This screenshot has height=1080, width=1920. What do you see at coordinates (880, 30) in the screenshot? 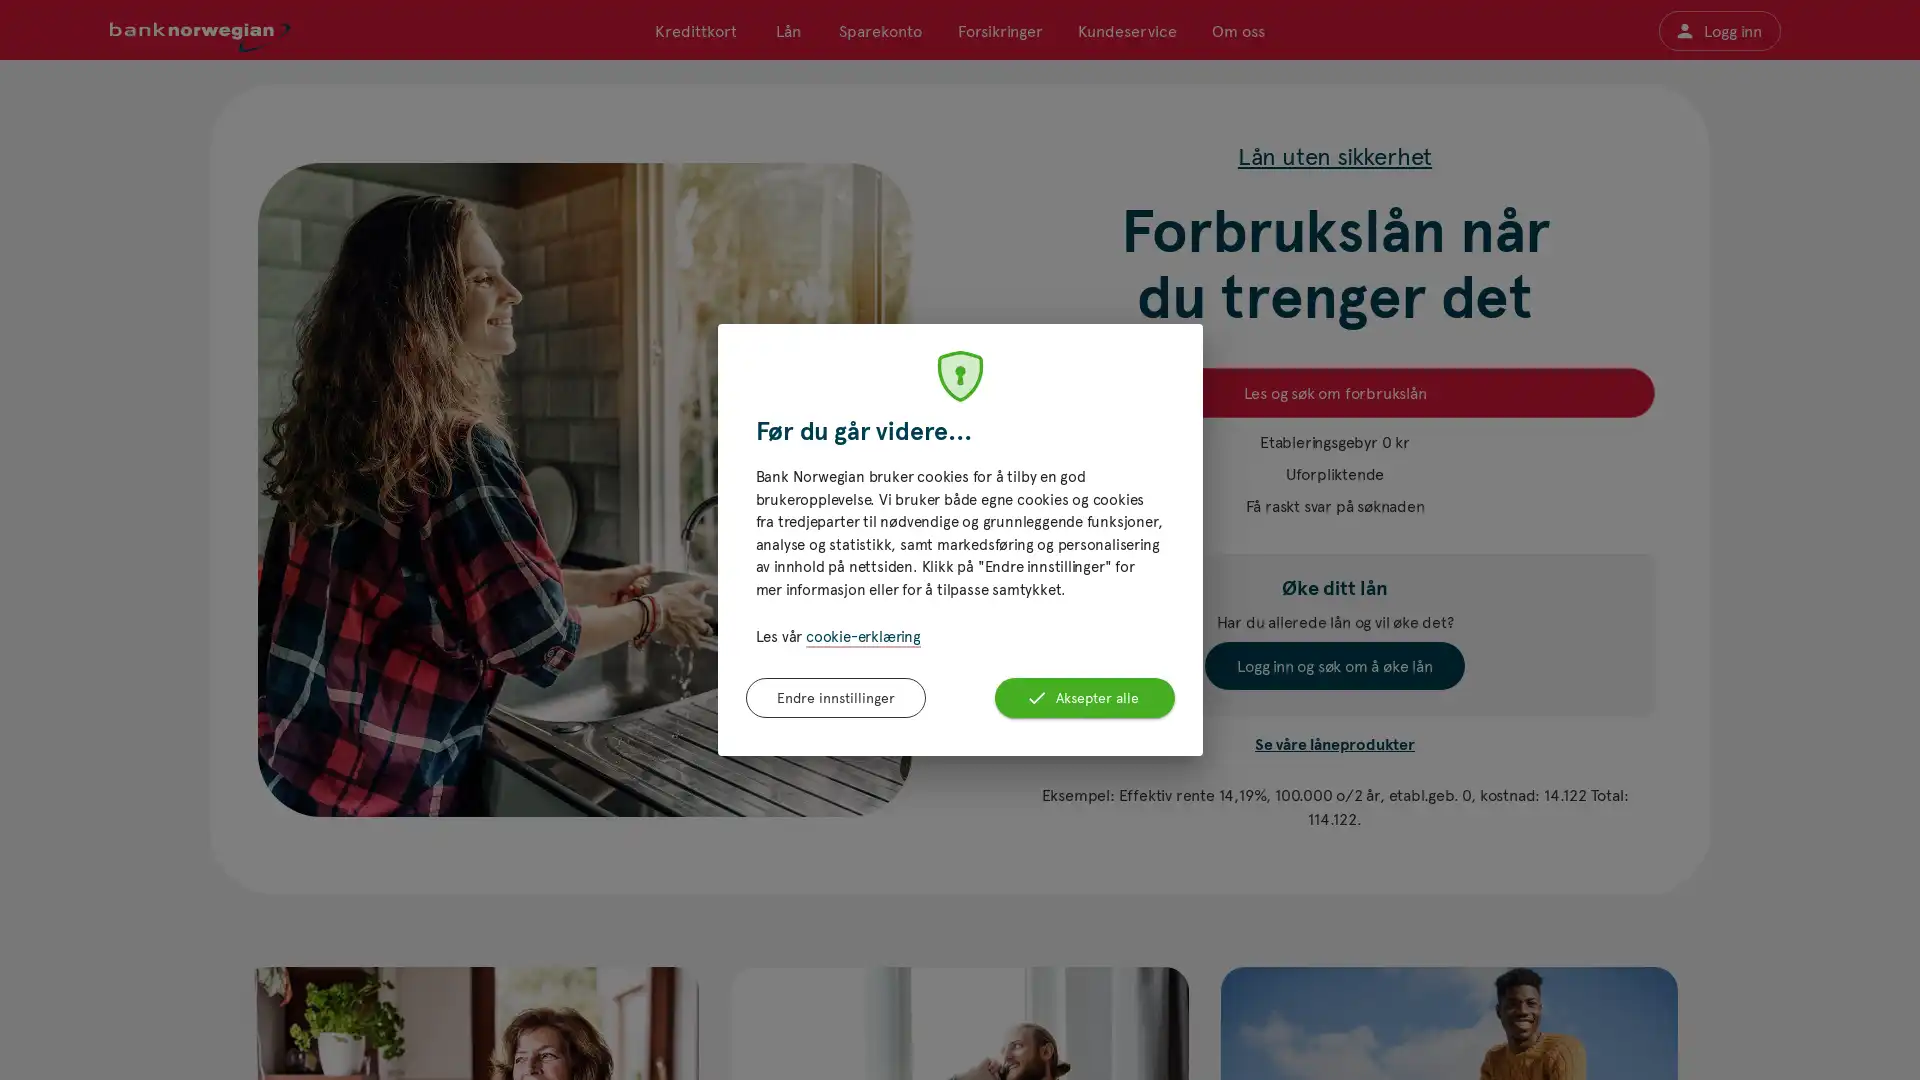
I see `Sparekonto` at bounding box center [880, 30].